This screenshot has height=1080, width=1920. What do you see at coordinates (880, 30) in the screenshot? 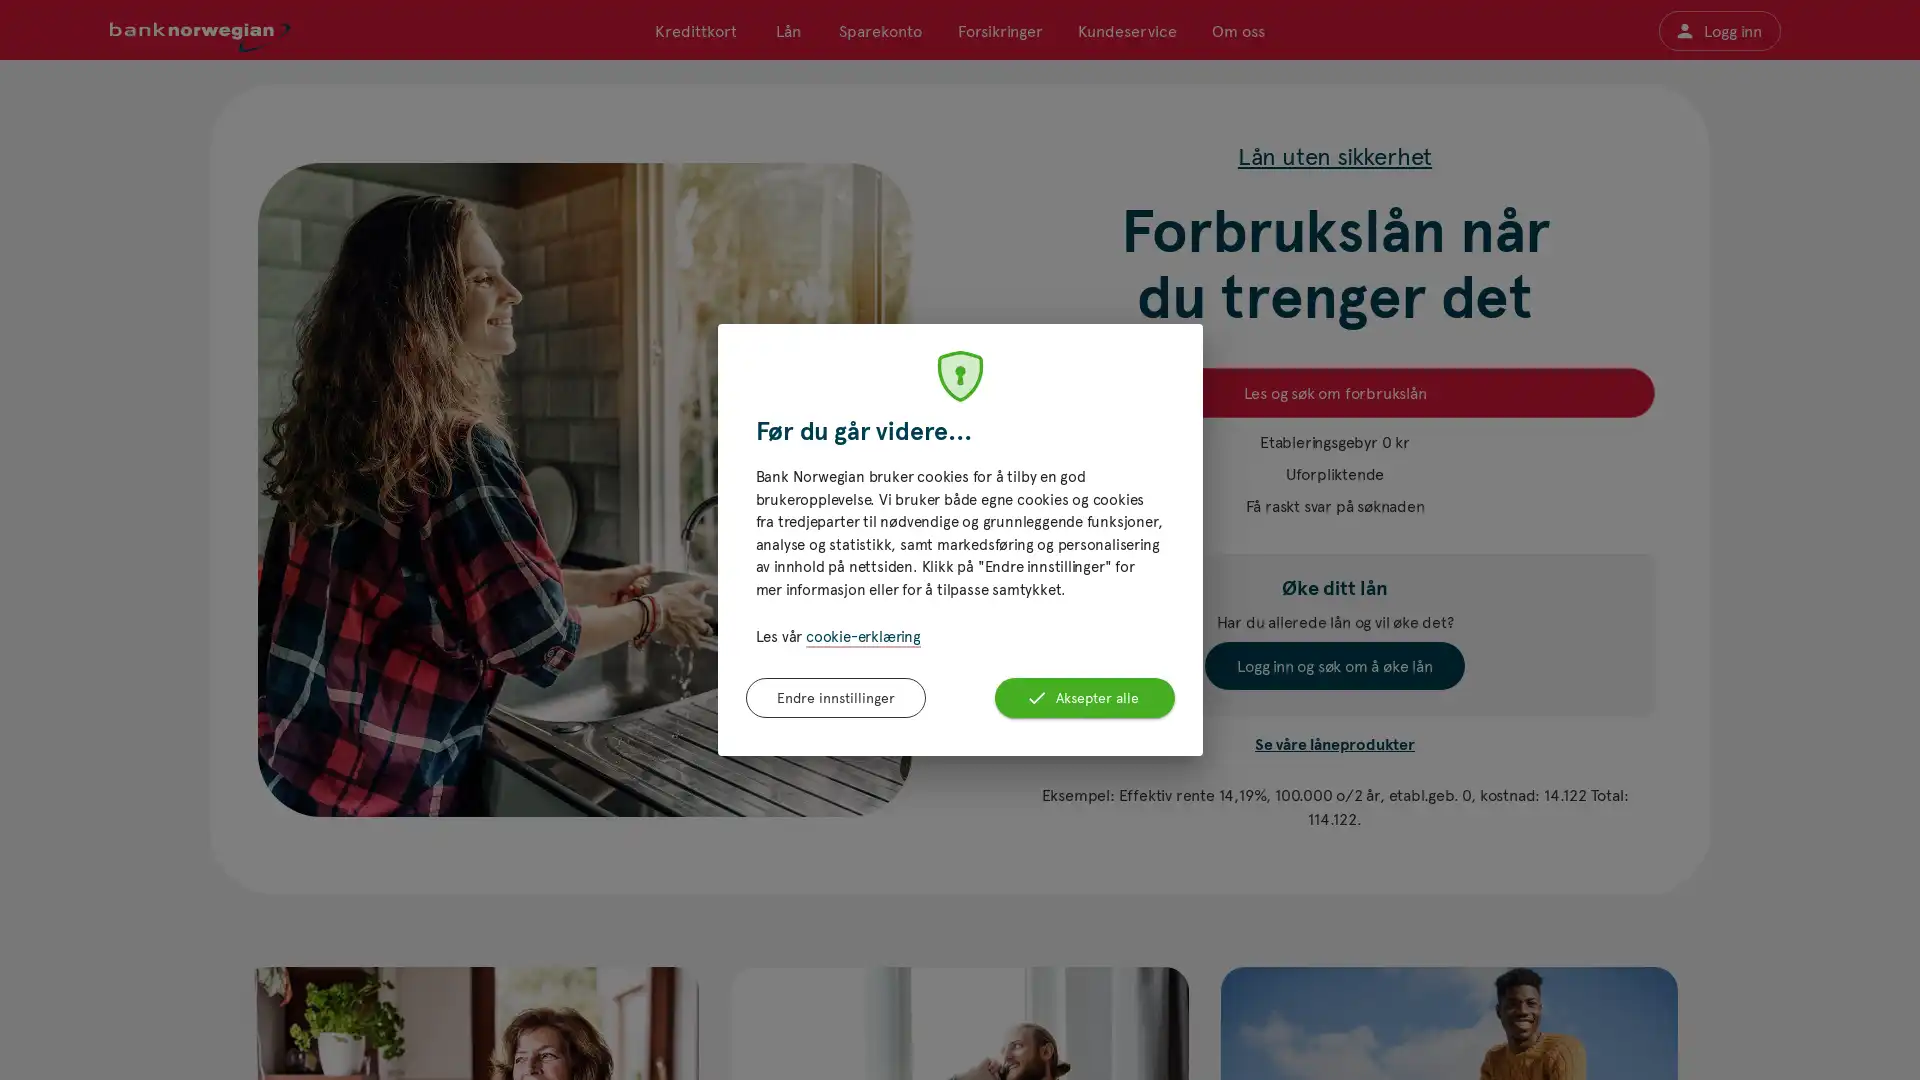
I see `Sparekonto` at bounding box center [880, 30].